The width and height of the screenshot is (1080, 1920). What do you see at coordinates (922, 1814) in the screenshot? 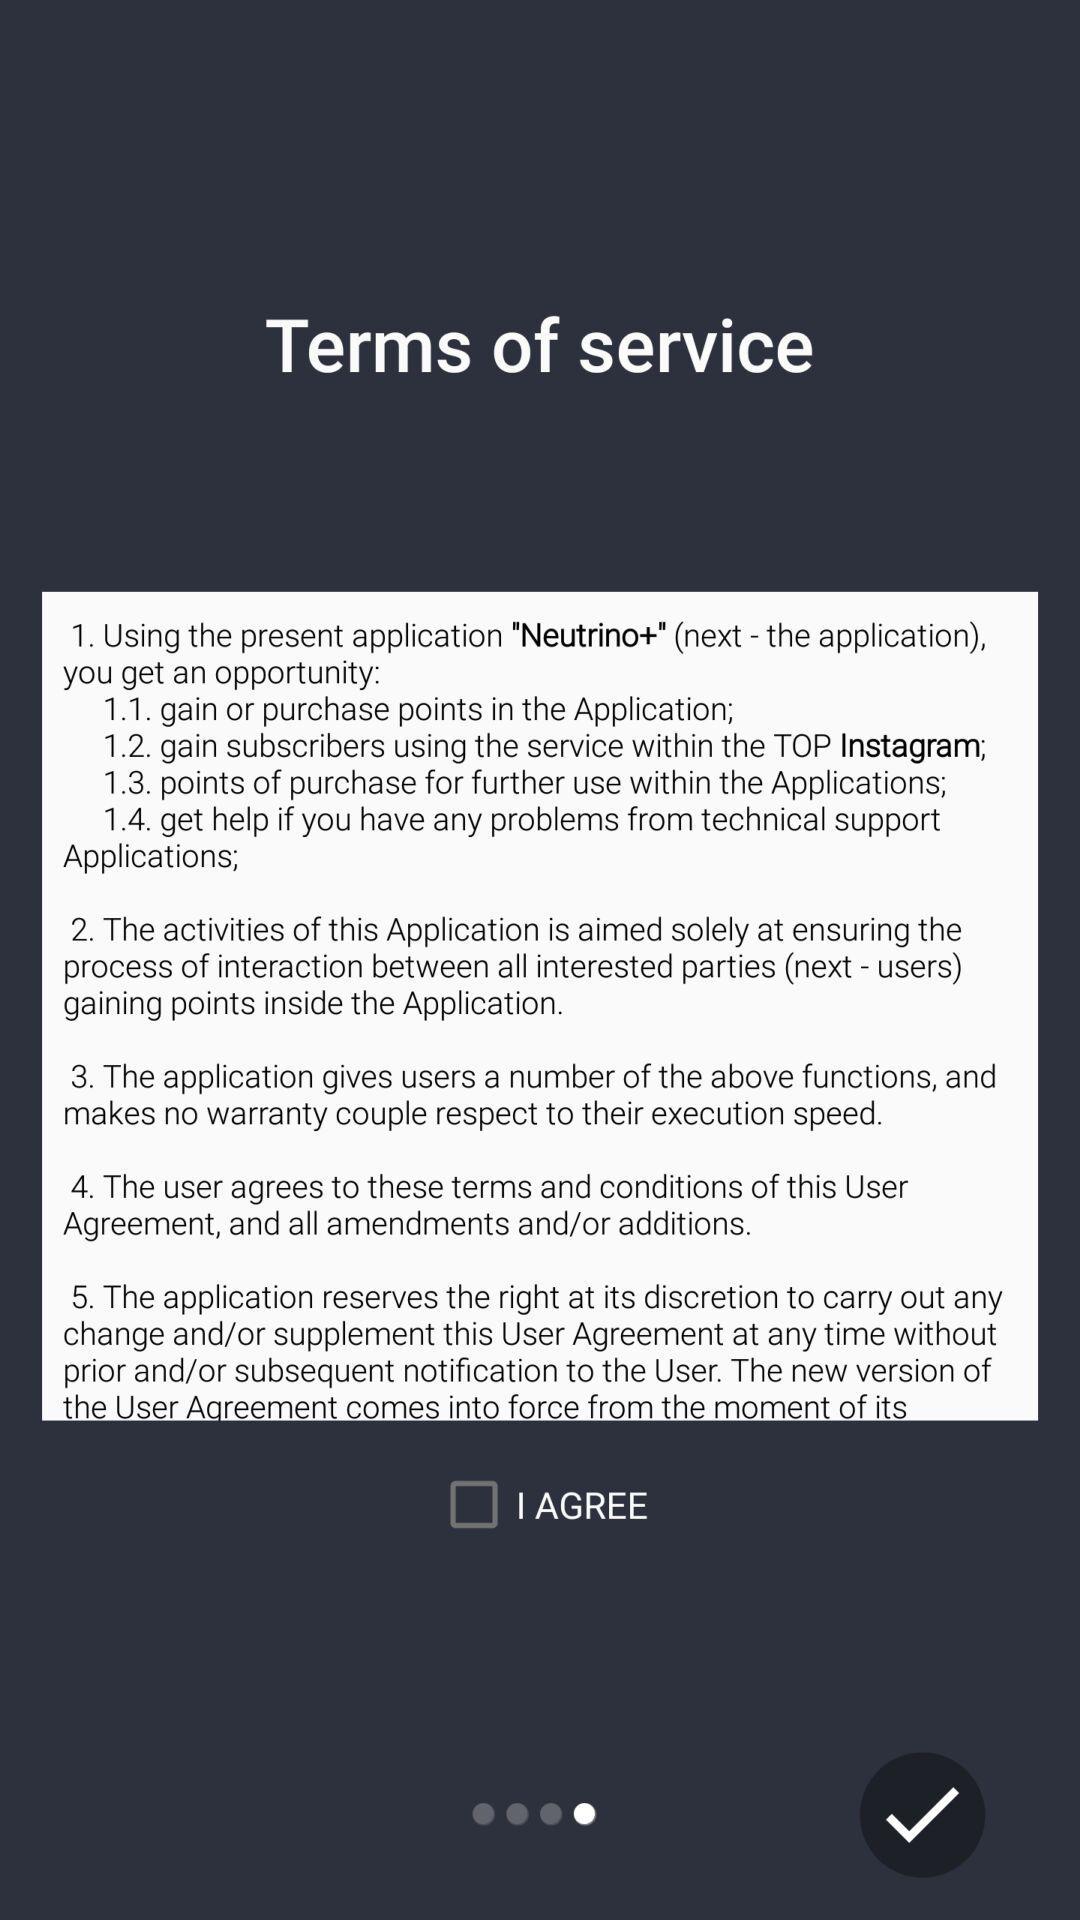
I see `submit the page` at bounding box center [922, 1814].